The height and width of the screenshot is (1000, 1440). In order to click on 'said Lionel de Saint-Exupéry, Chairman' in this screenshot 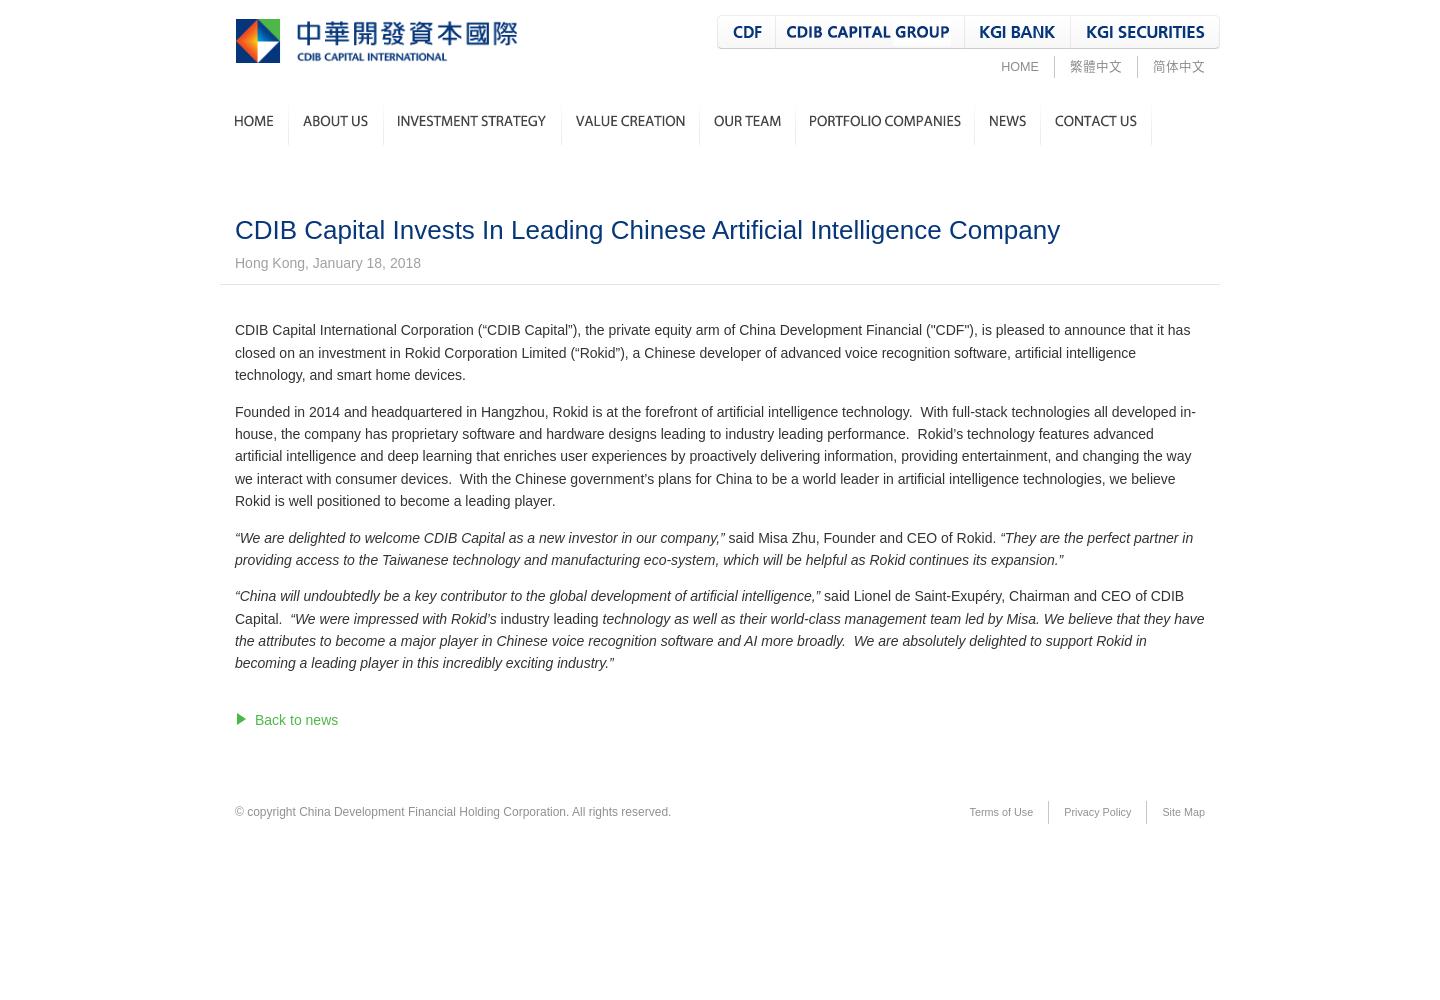, I will do `click(946, 595)`.